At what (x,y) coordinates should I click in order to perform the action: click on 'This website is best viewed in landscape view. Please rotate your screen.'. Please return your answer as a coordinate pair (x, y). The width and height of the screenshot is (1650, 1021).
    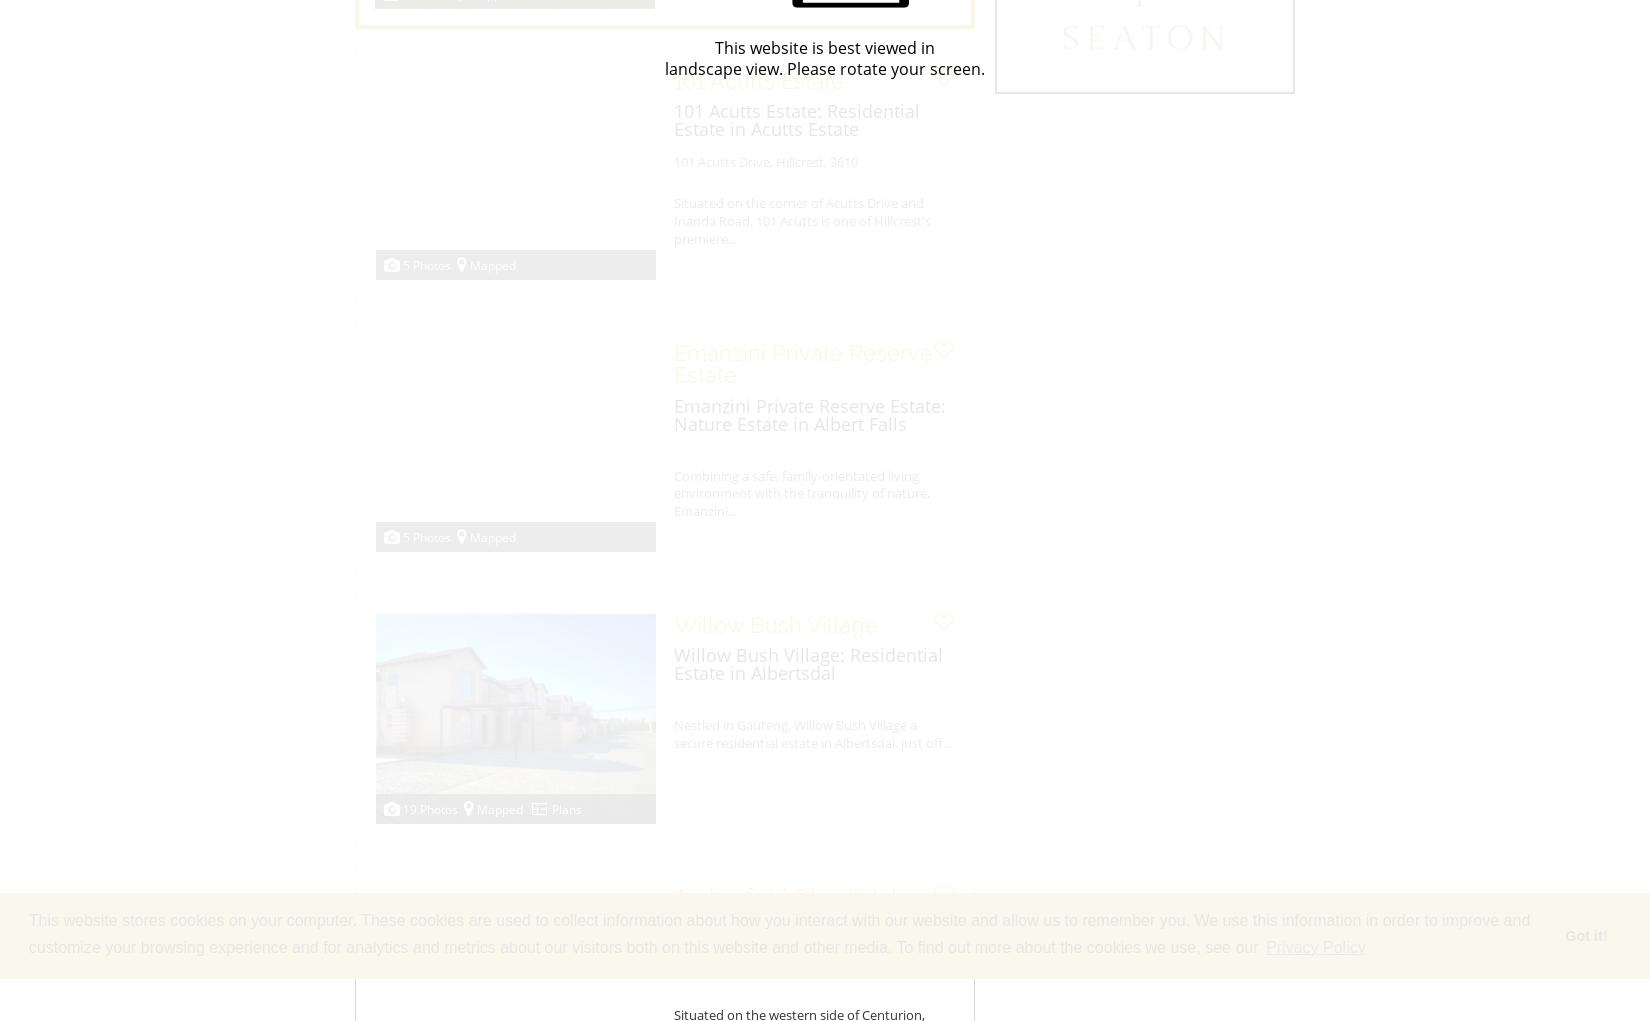
    Looking at the image, I should click on (825, 57).